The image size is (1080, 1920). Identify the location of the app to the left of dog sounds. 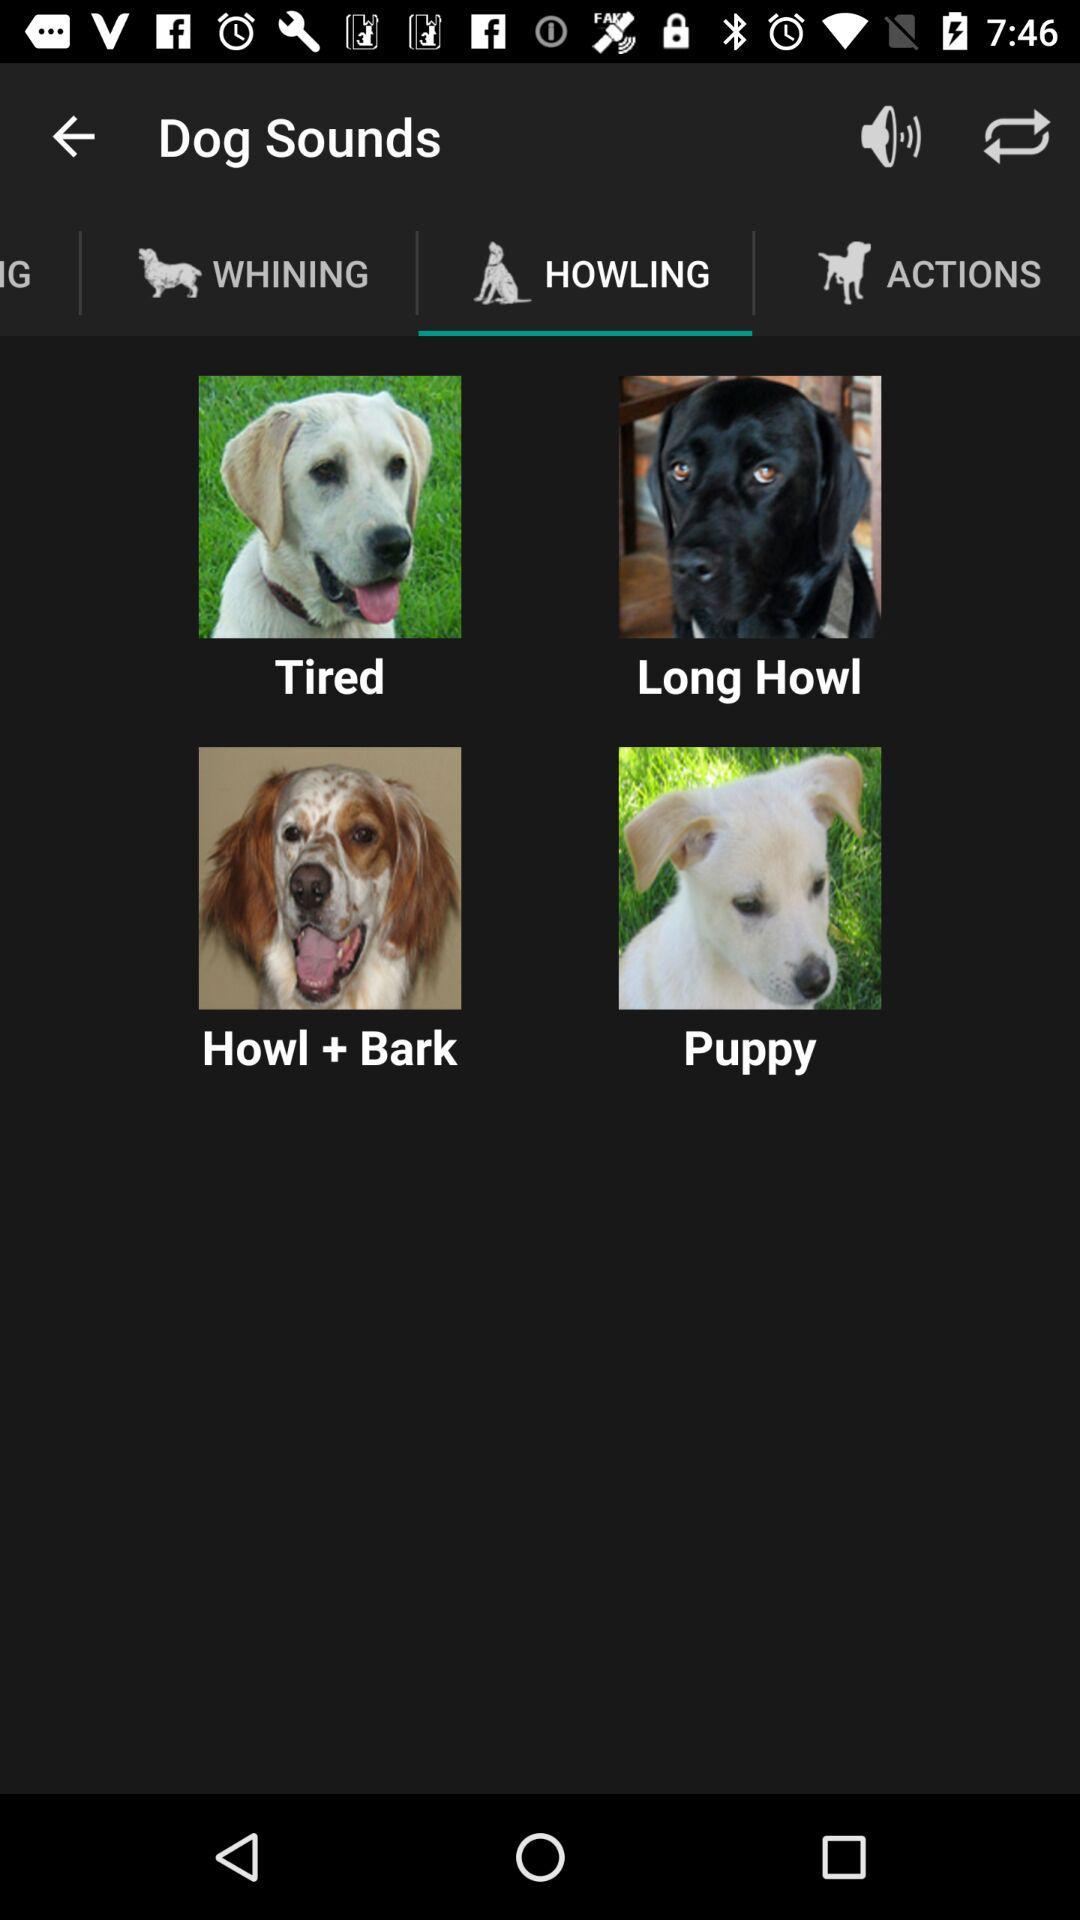
(72, 135).